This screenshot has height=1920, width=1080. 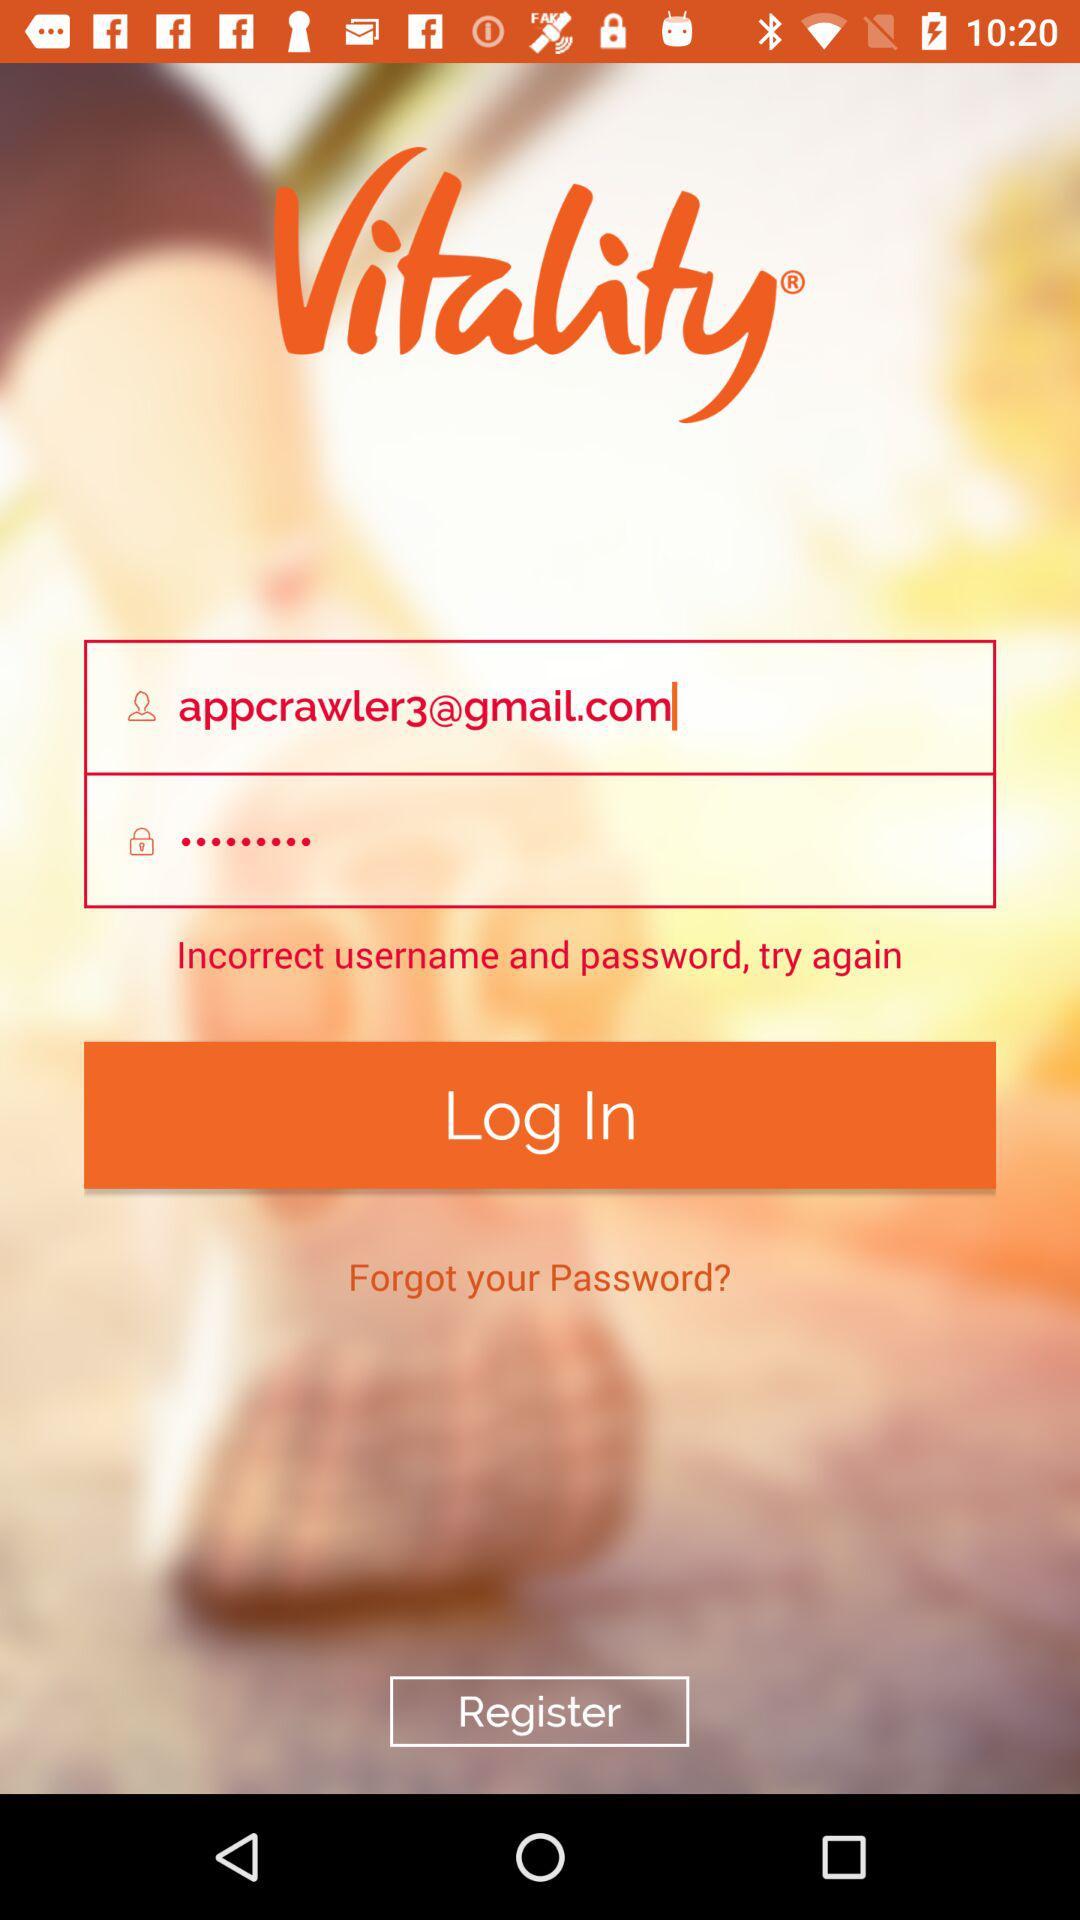 What do you see at coordinates (540, 1114) in the screenshot?
I see `log in` at bounding box center [540, 1114].